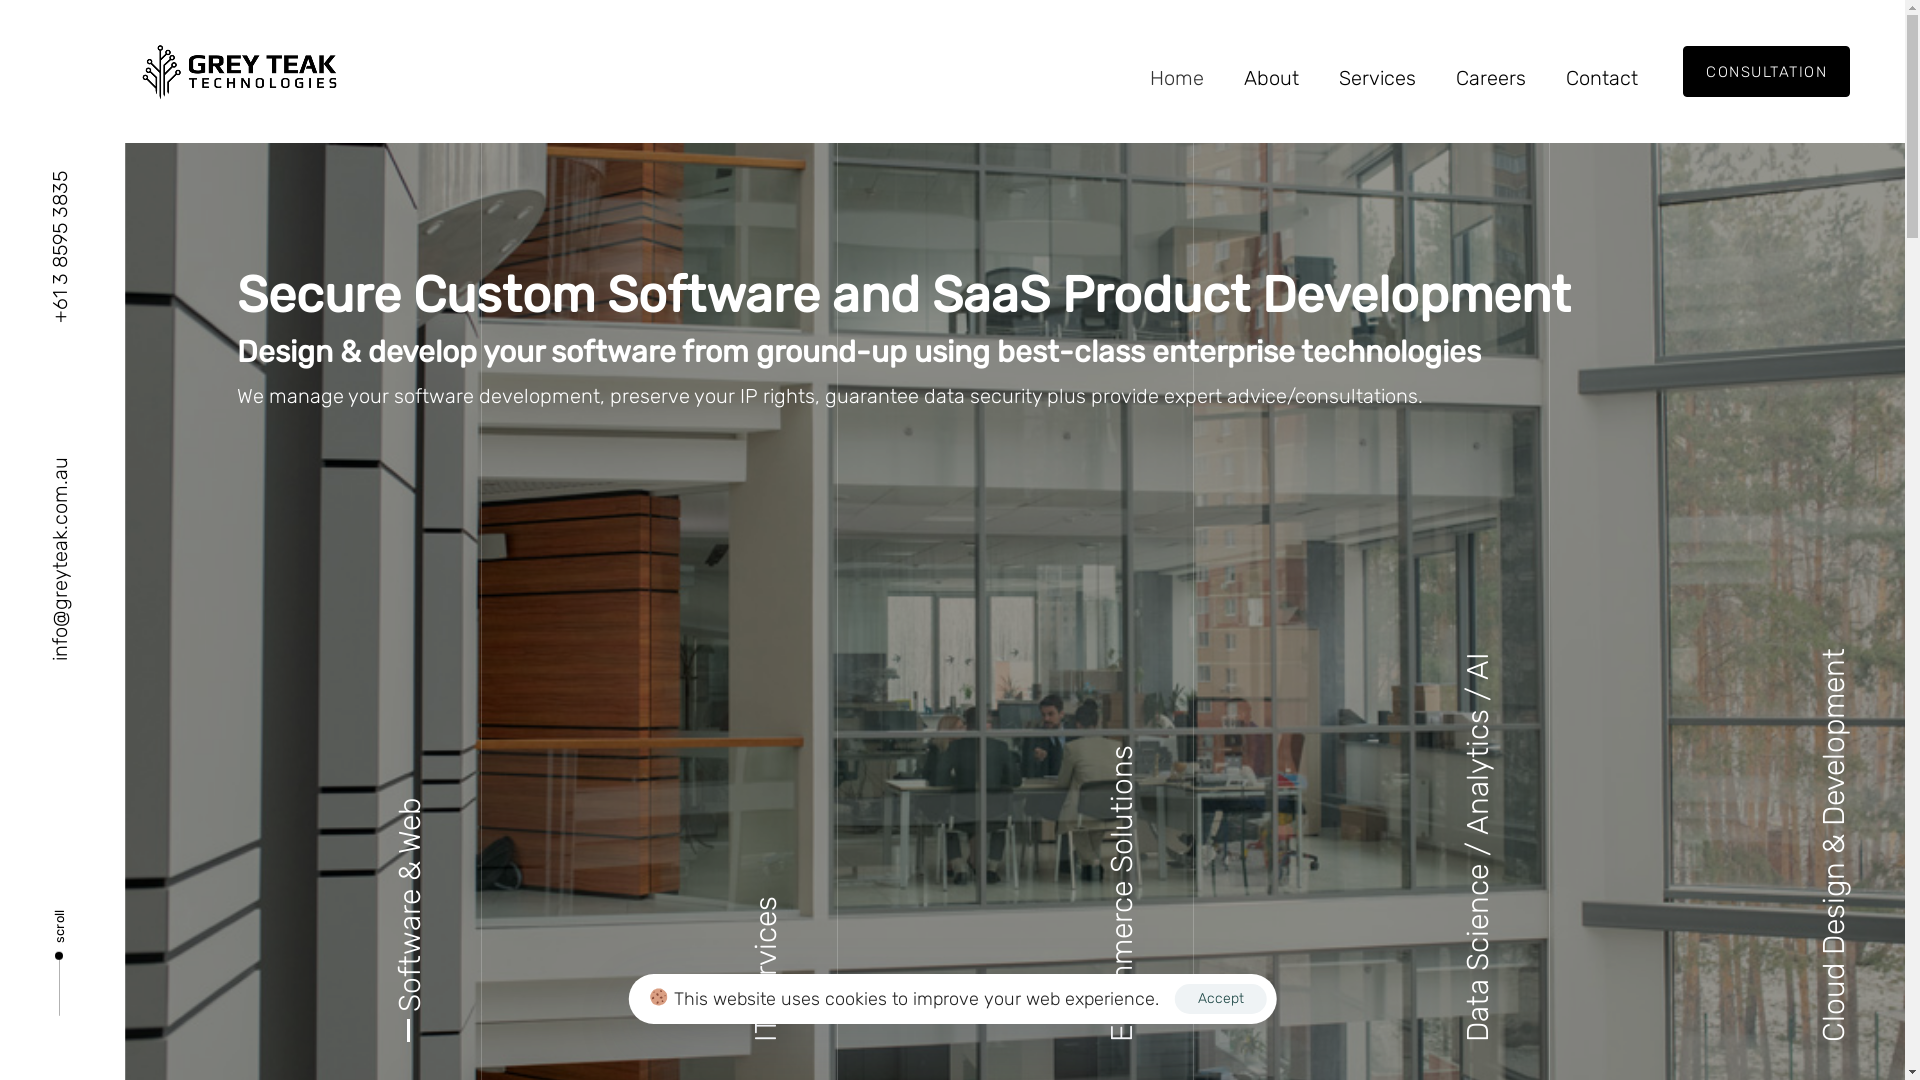 The image size is (1920, 1080). I want to click on 'Services', so click(1376, 76).